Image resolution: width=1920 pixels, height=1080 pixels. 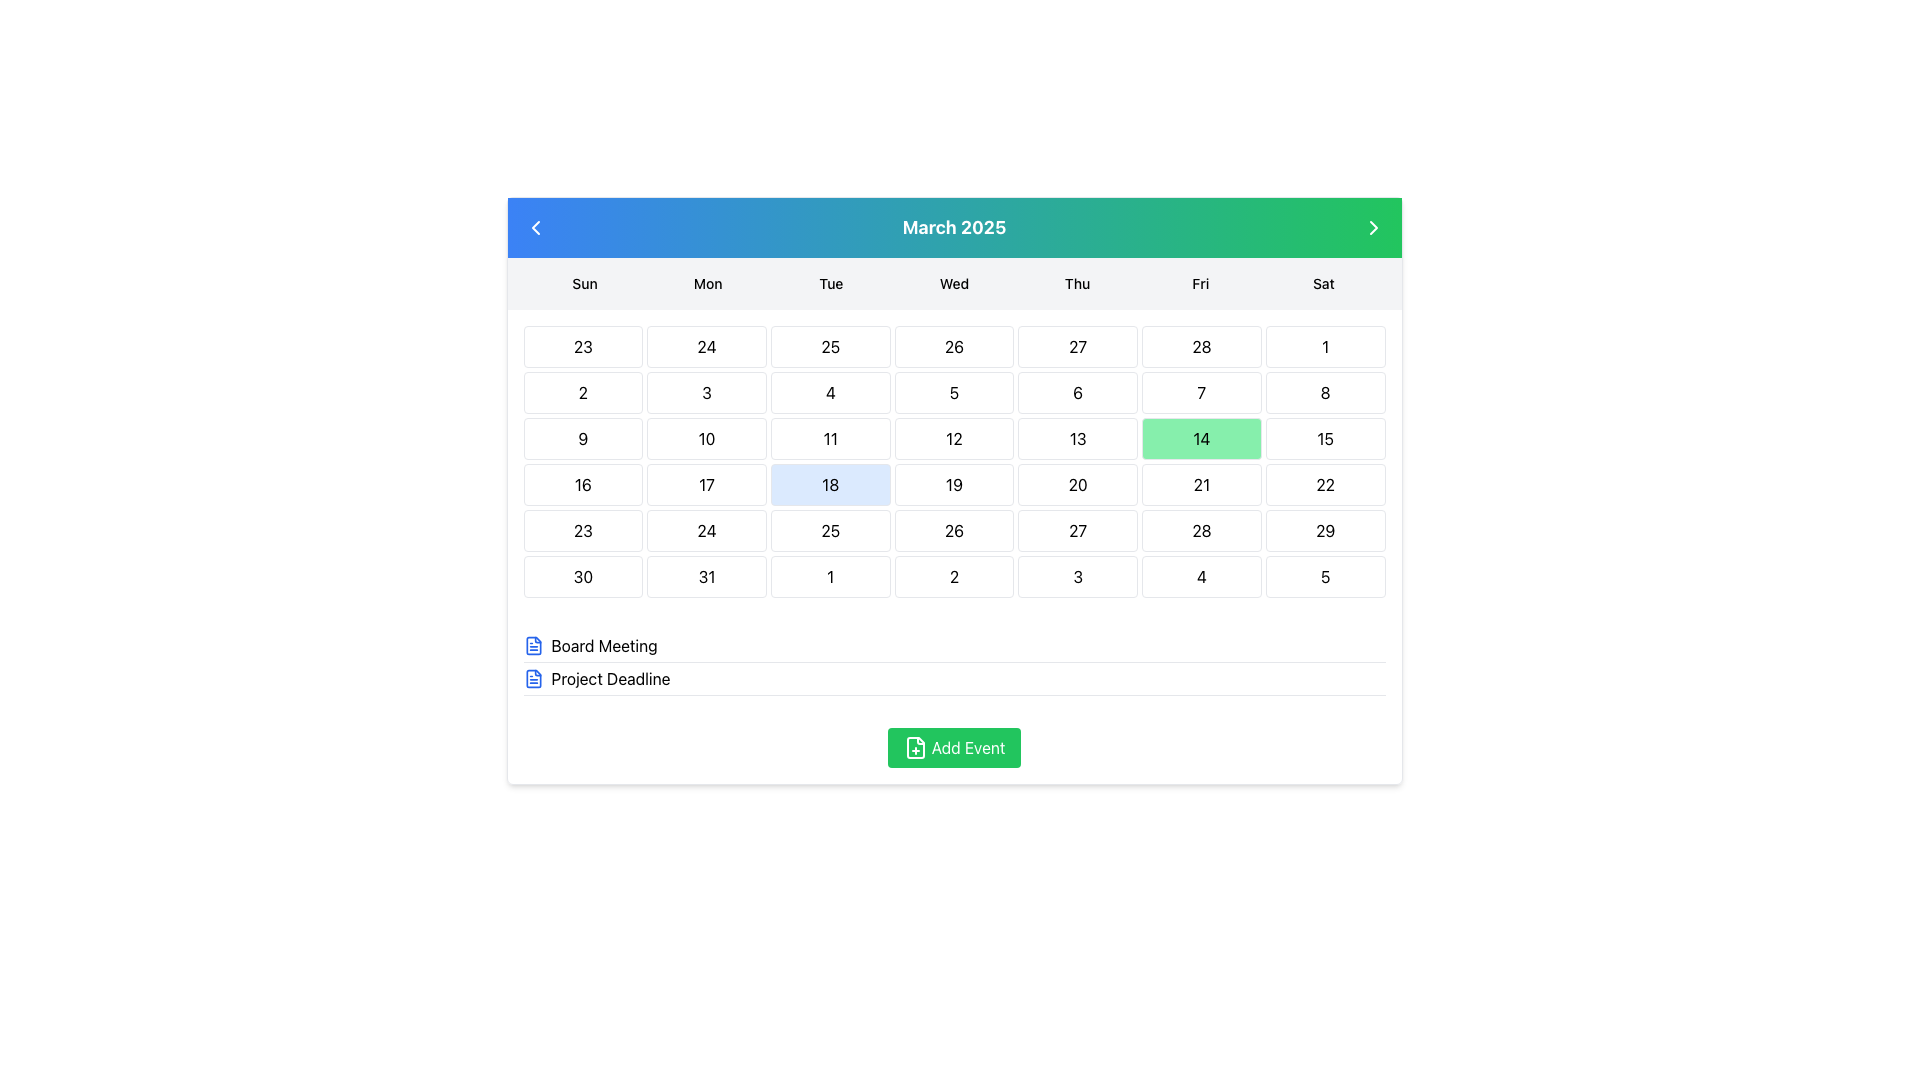 What do you see at coordinates (953, 530) in the screenshot?
I see `the calendar date cell representing '26th' in the month view` at bounding box center [953, 530].